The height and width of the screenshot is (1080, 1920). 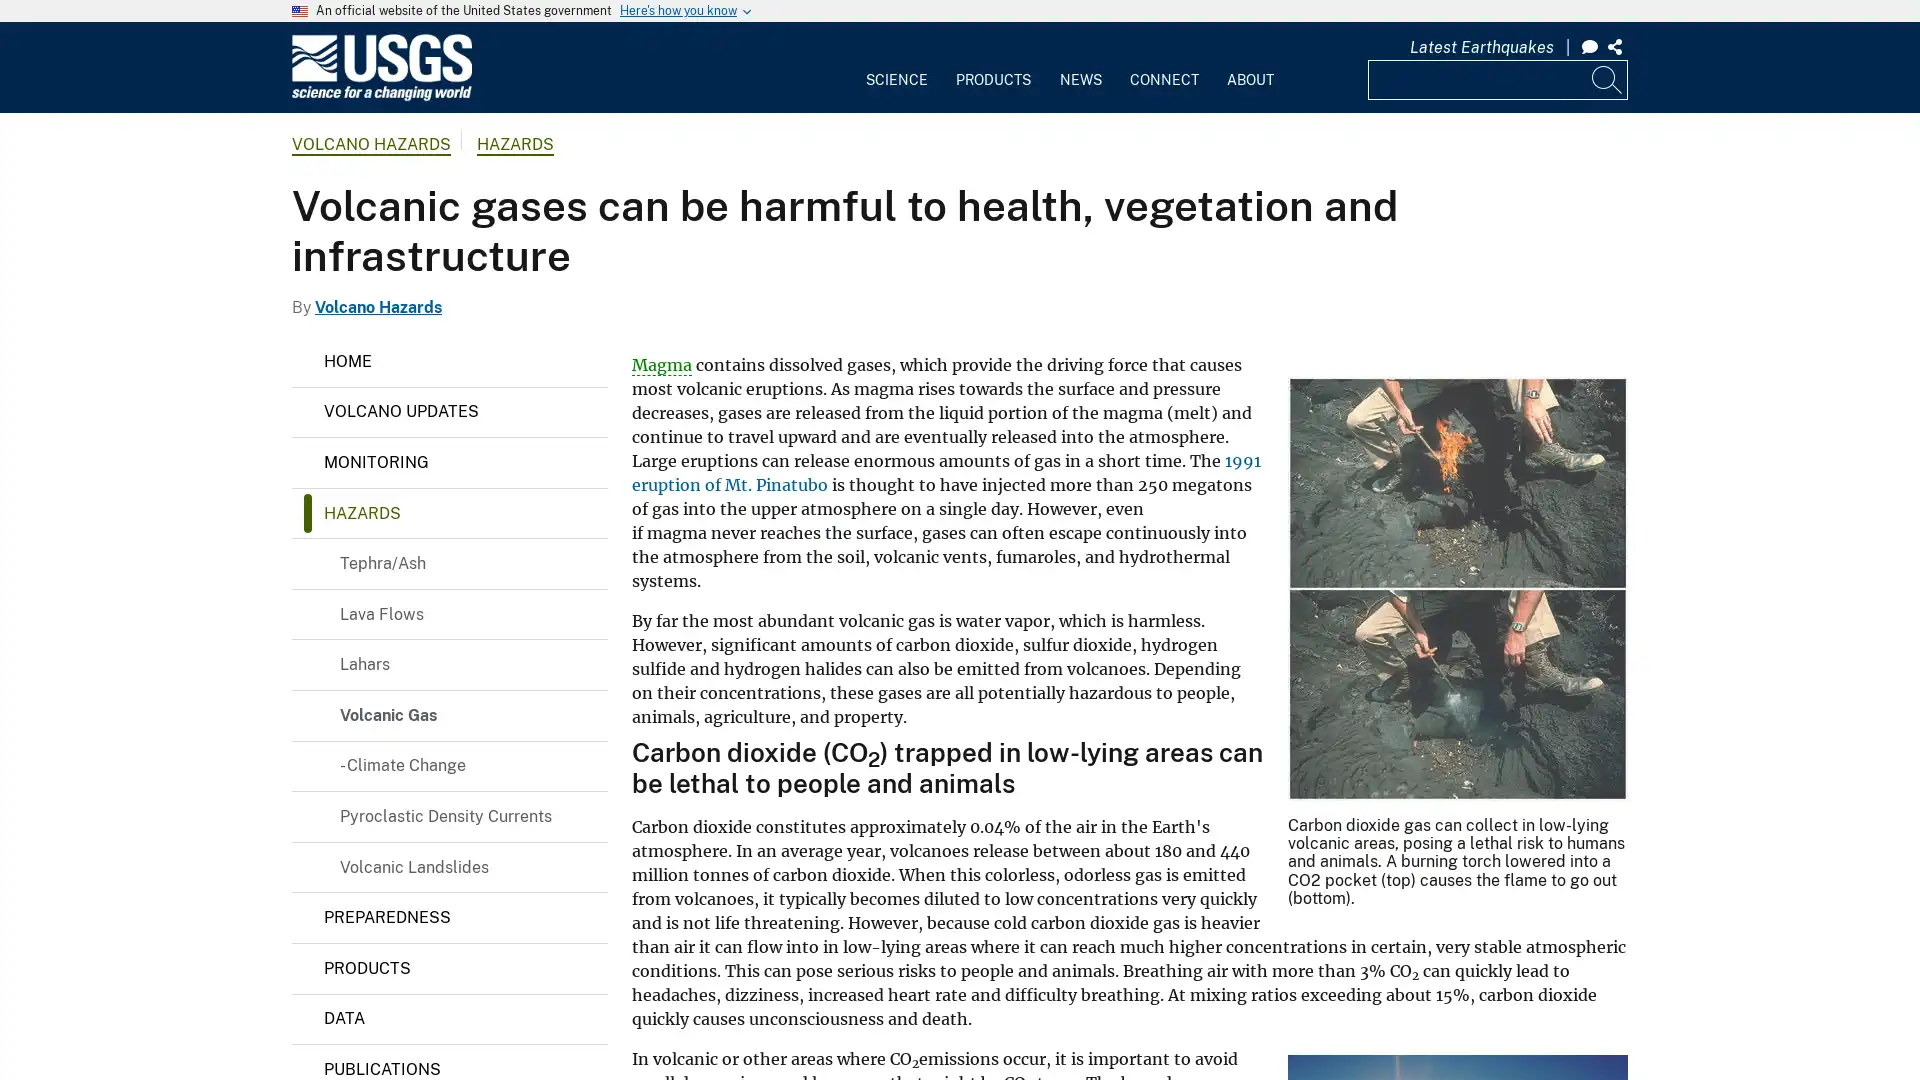 I want to click on CONNECT, so click(x=1163, y=65).